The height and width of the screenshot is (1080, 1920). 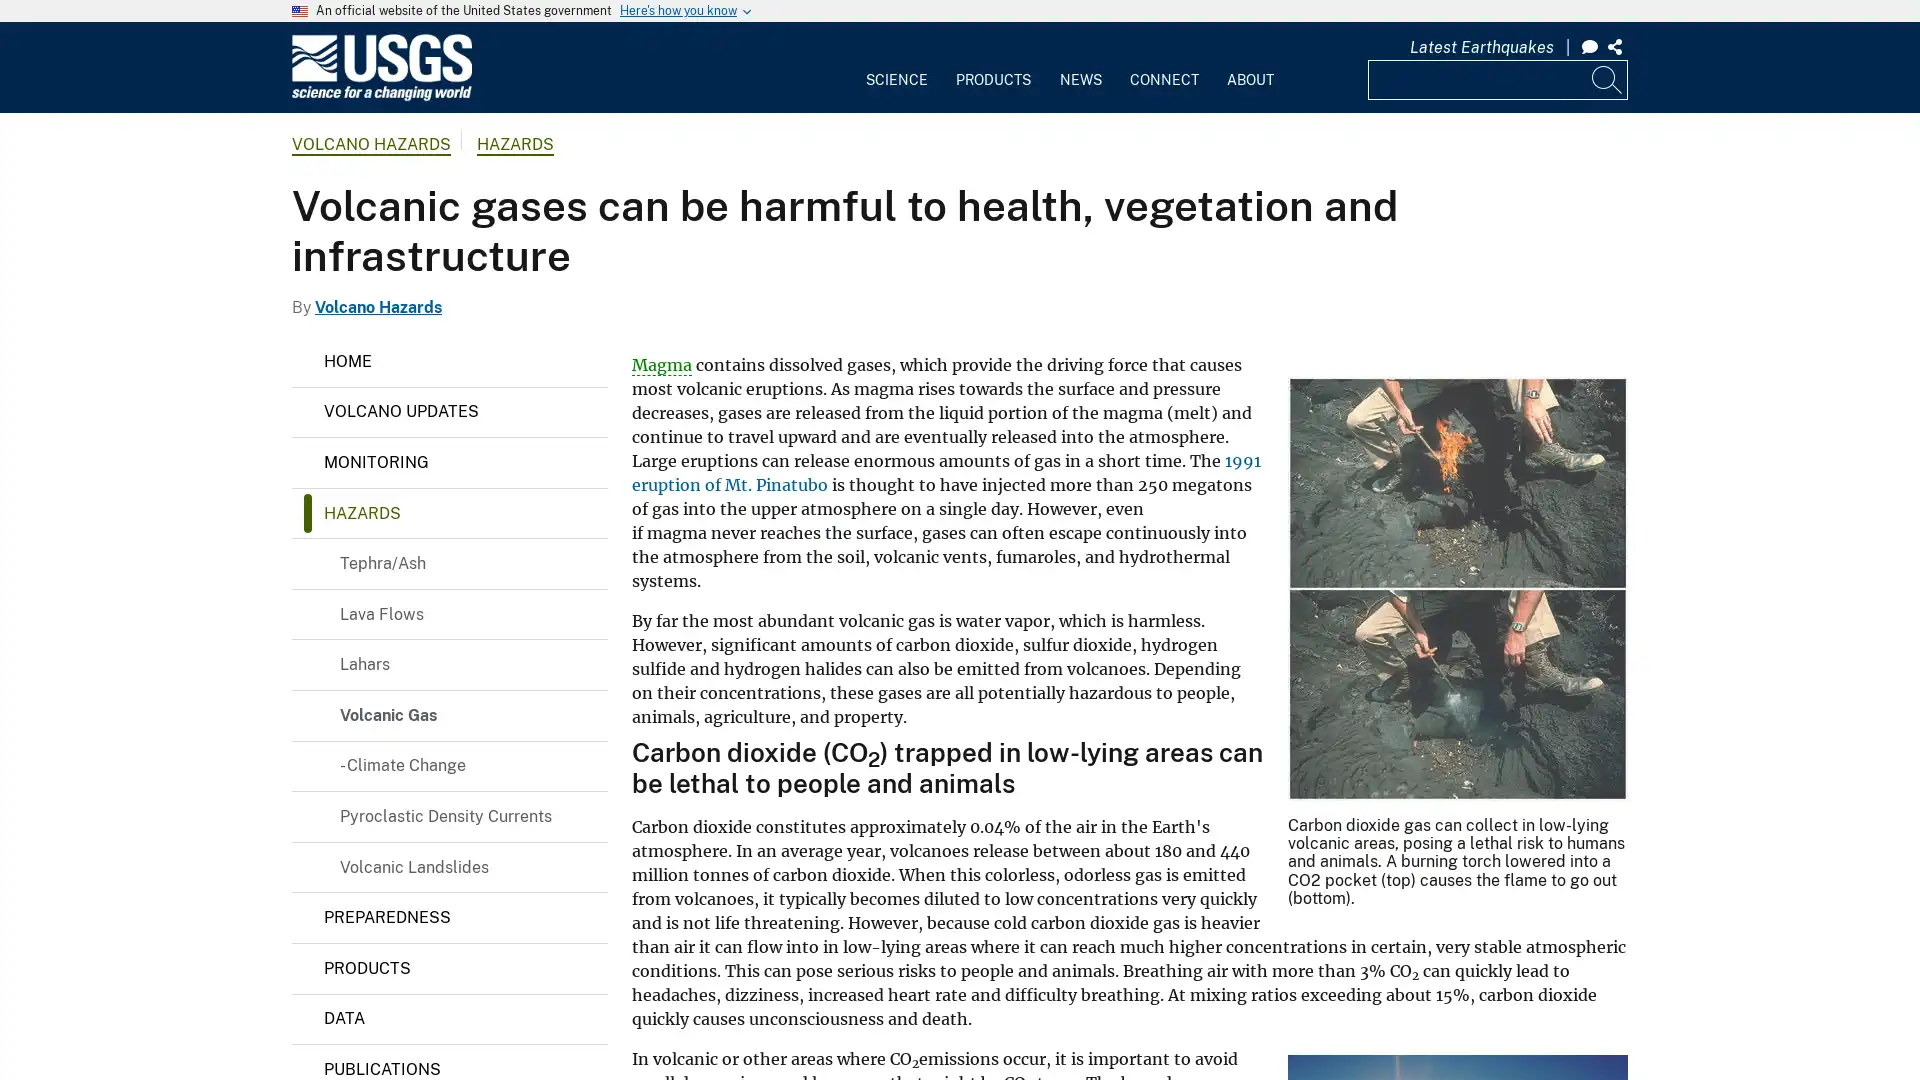 I want to click on CONNECT, so click(x=1163, y=65).